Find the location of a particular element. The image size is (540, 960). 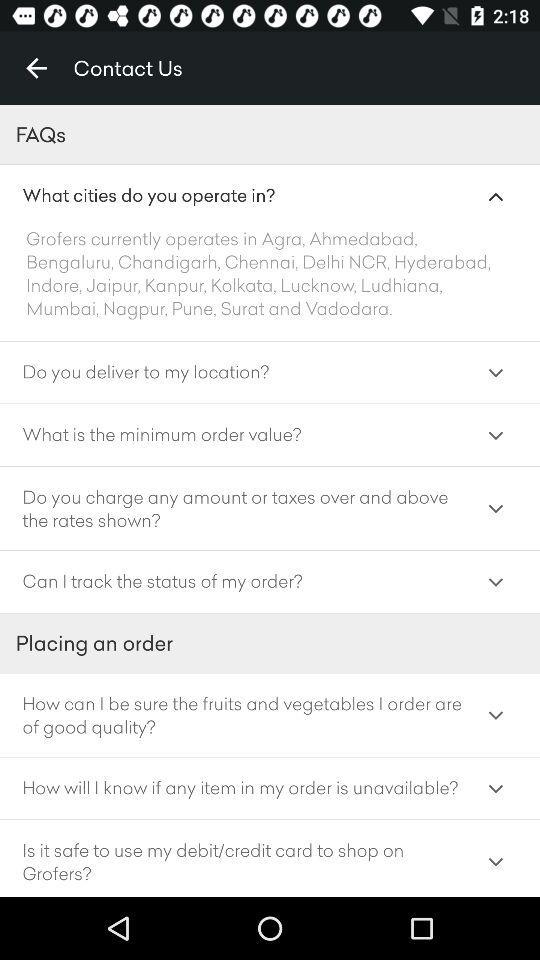

the icon at the top left corner is located at coordinates (36, 68).